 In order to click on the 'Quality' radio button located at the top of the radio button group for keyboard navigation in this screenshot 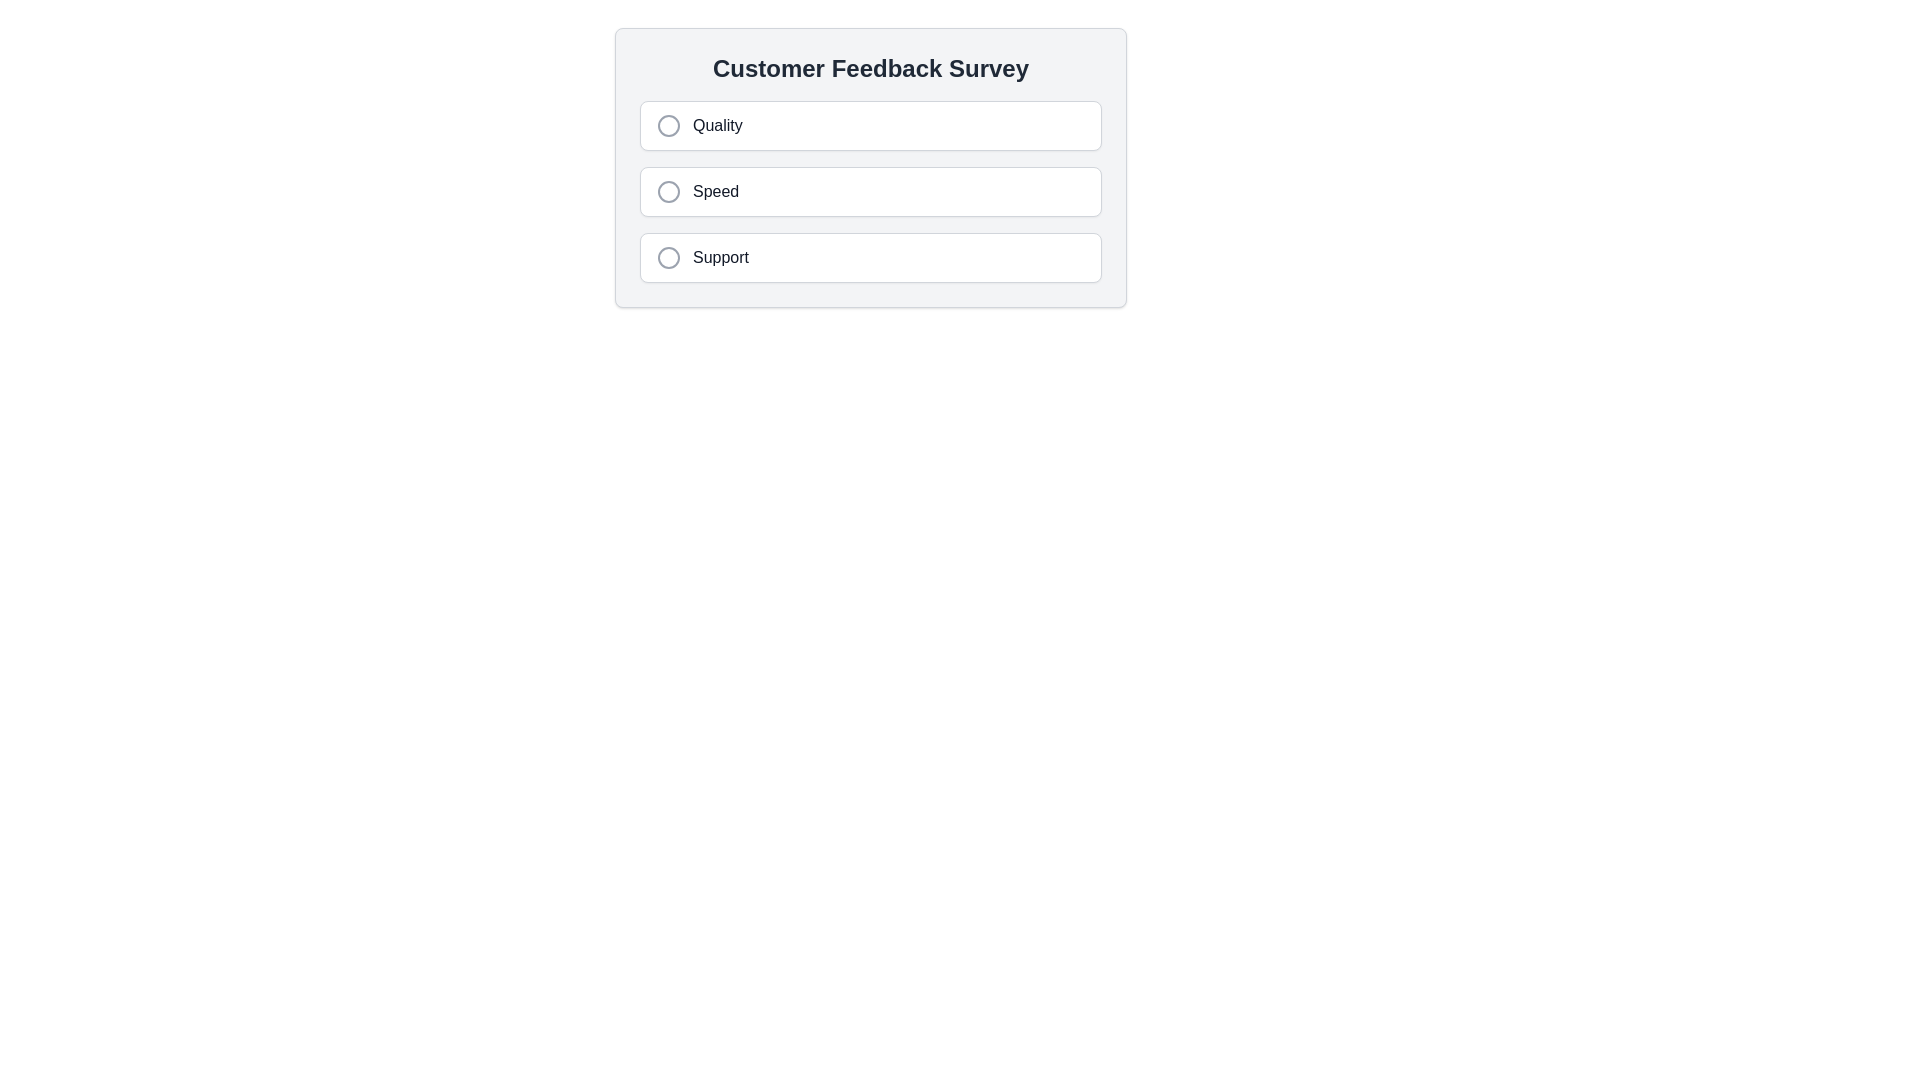, I will do `click(870, 126)`.